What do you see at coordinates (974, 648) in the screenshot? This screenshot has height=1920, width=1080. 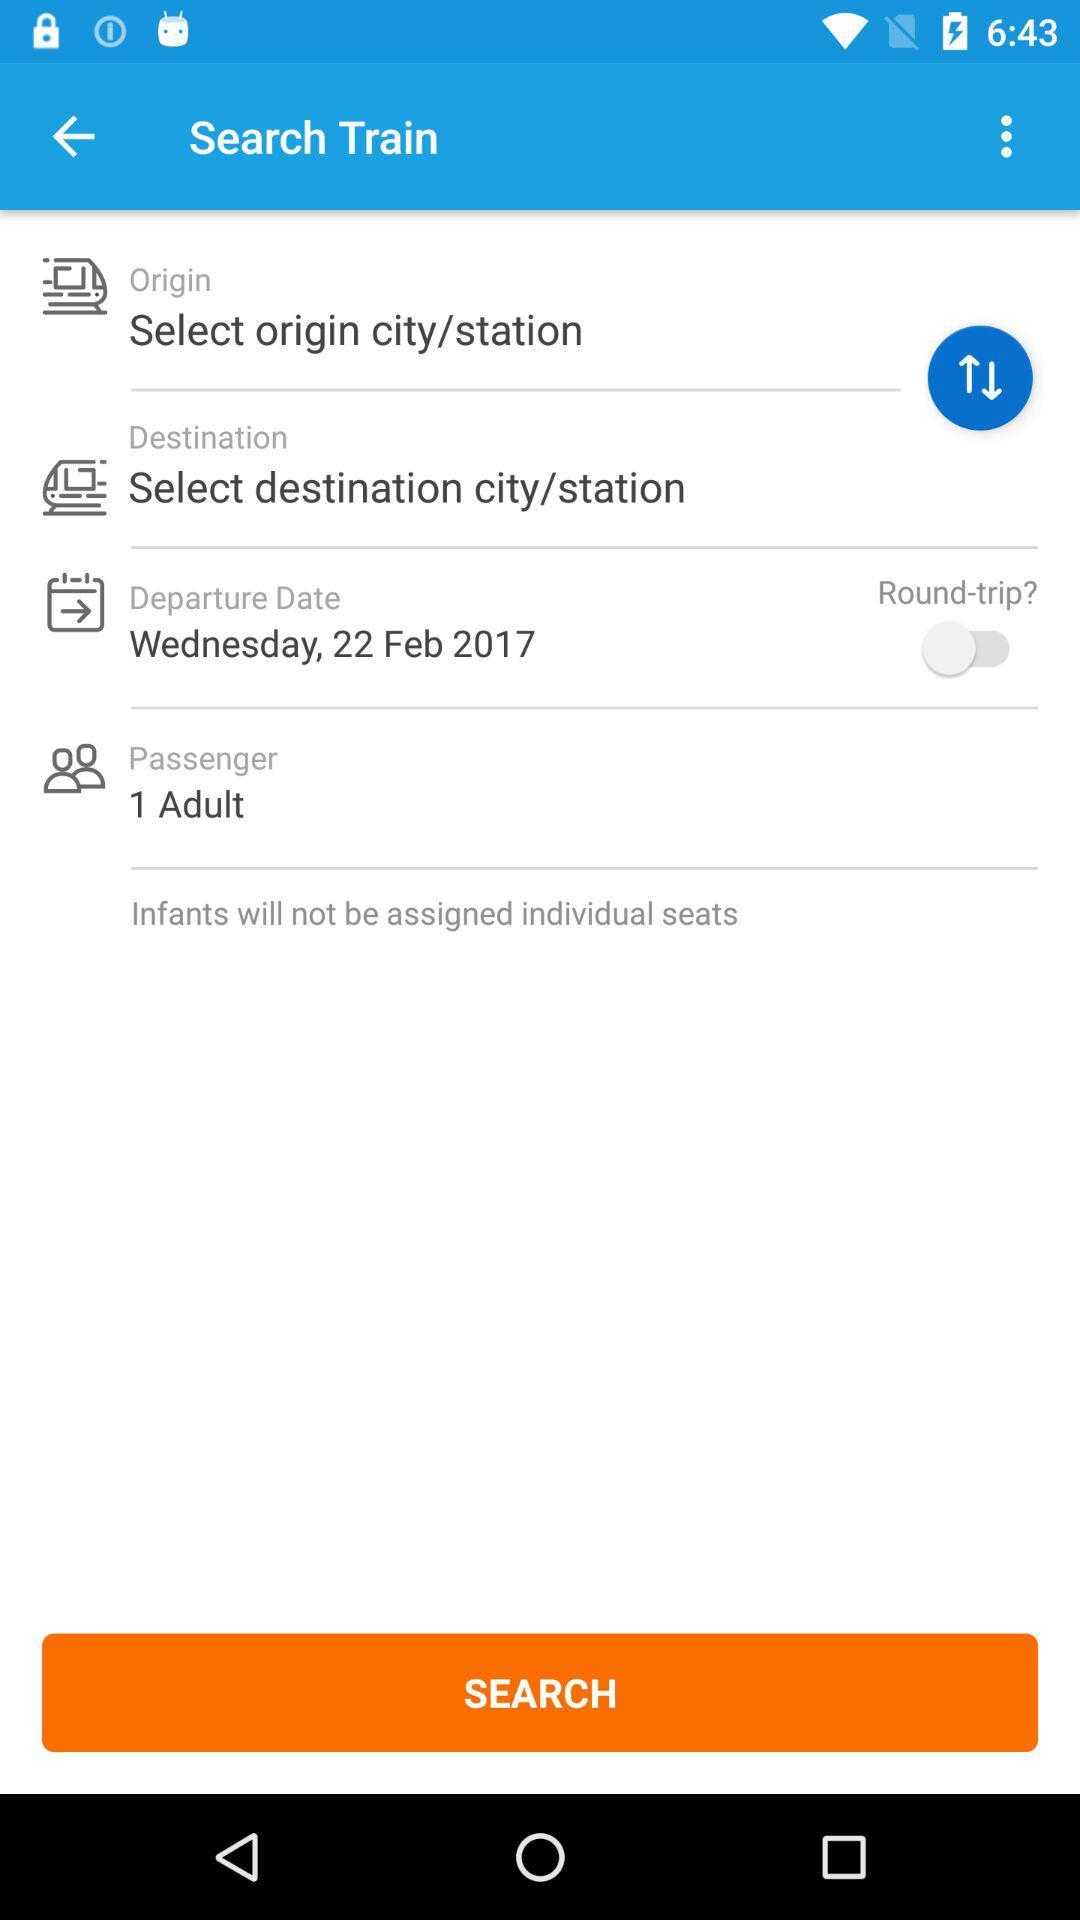 I see `switch round trip option` at bounding box center [974, 648].